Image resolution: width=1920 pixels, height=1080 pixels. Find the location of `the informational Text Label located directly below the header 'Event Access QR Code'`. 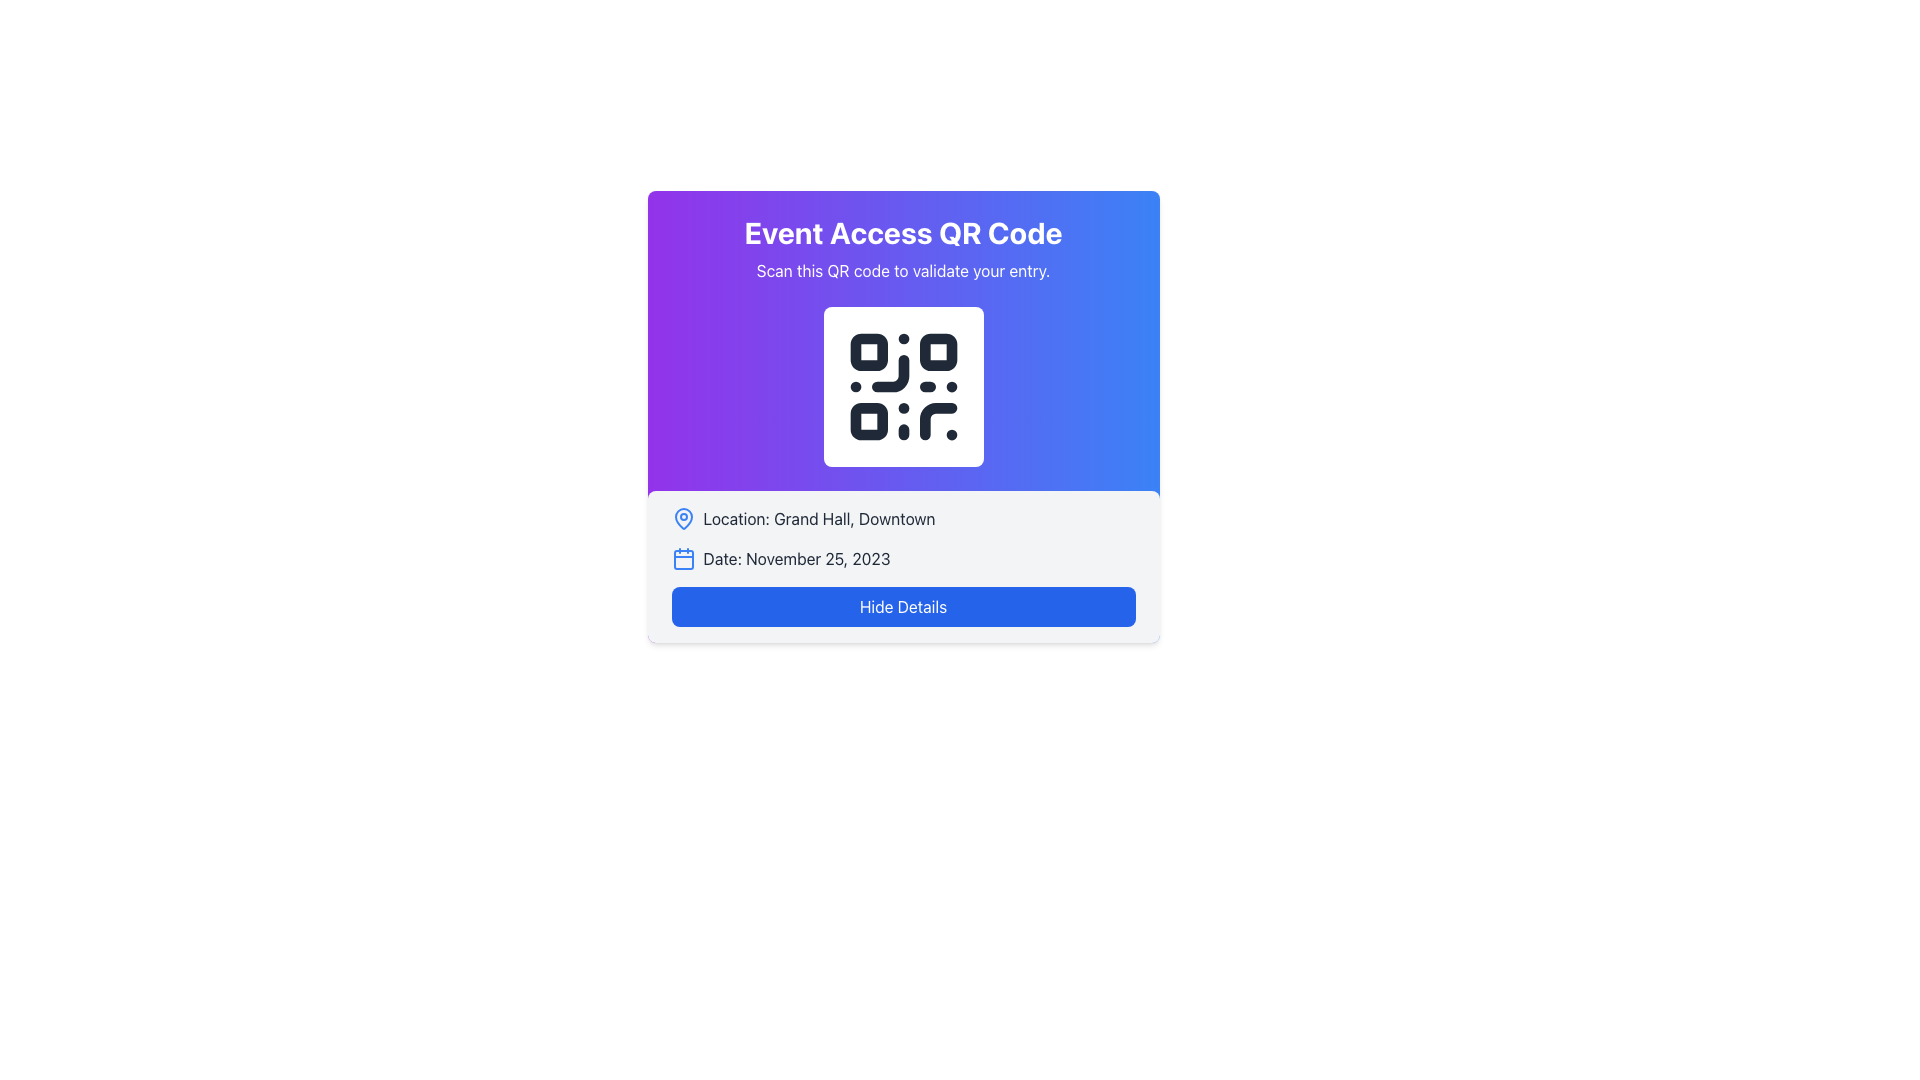

the informational Text Label located directly below the header 'Event Access QR Code' is located at coordinates (902, 270).